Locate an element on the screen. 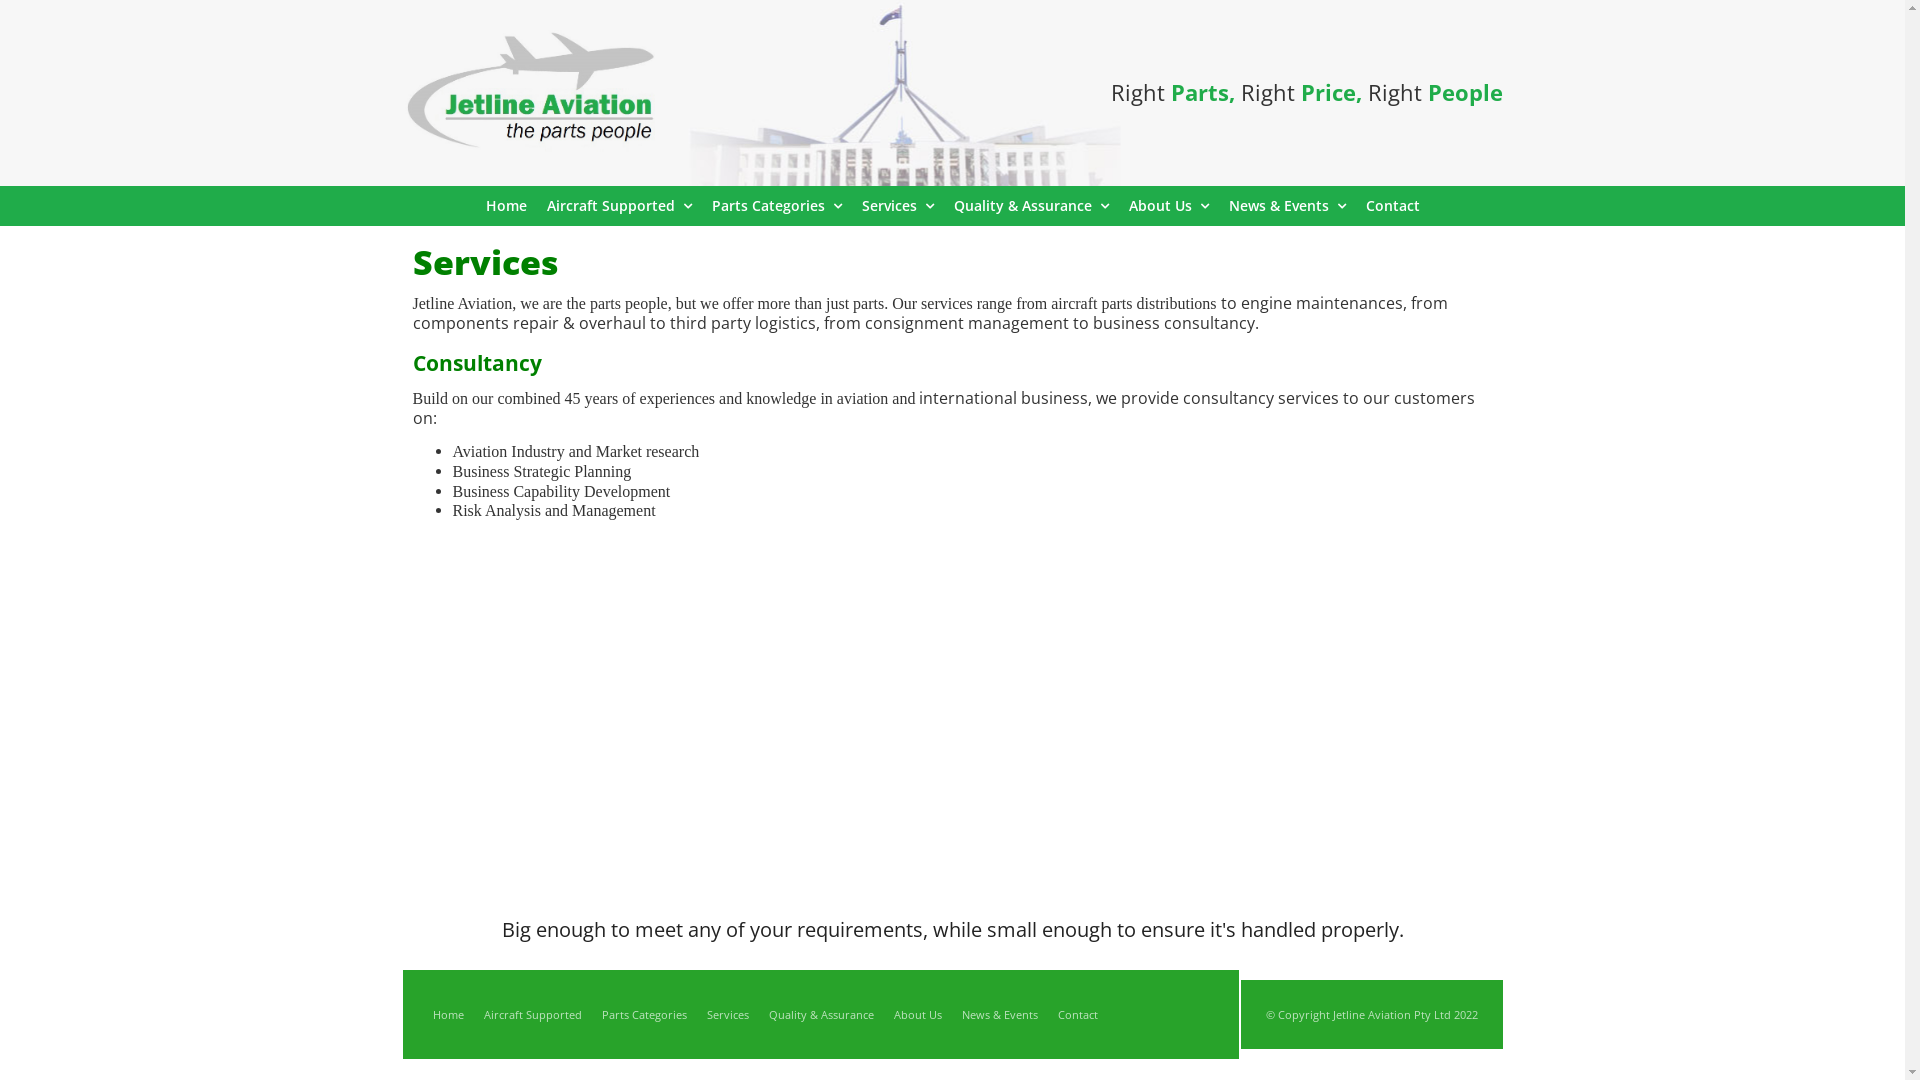 This screenshot has width=1920, height=1080. 'Quality & Assurance' is located at coordinates (1031, 205).